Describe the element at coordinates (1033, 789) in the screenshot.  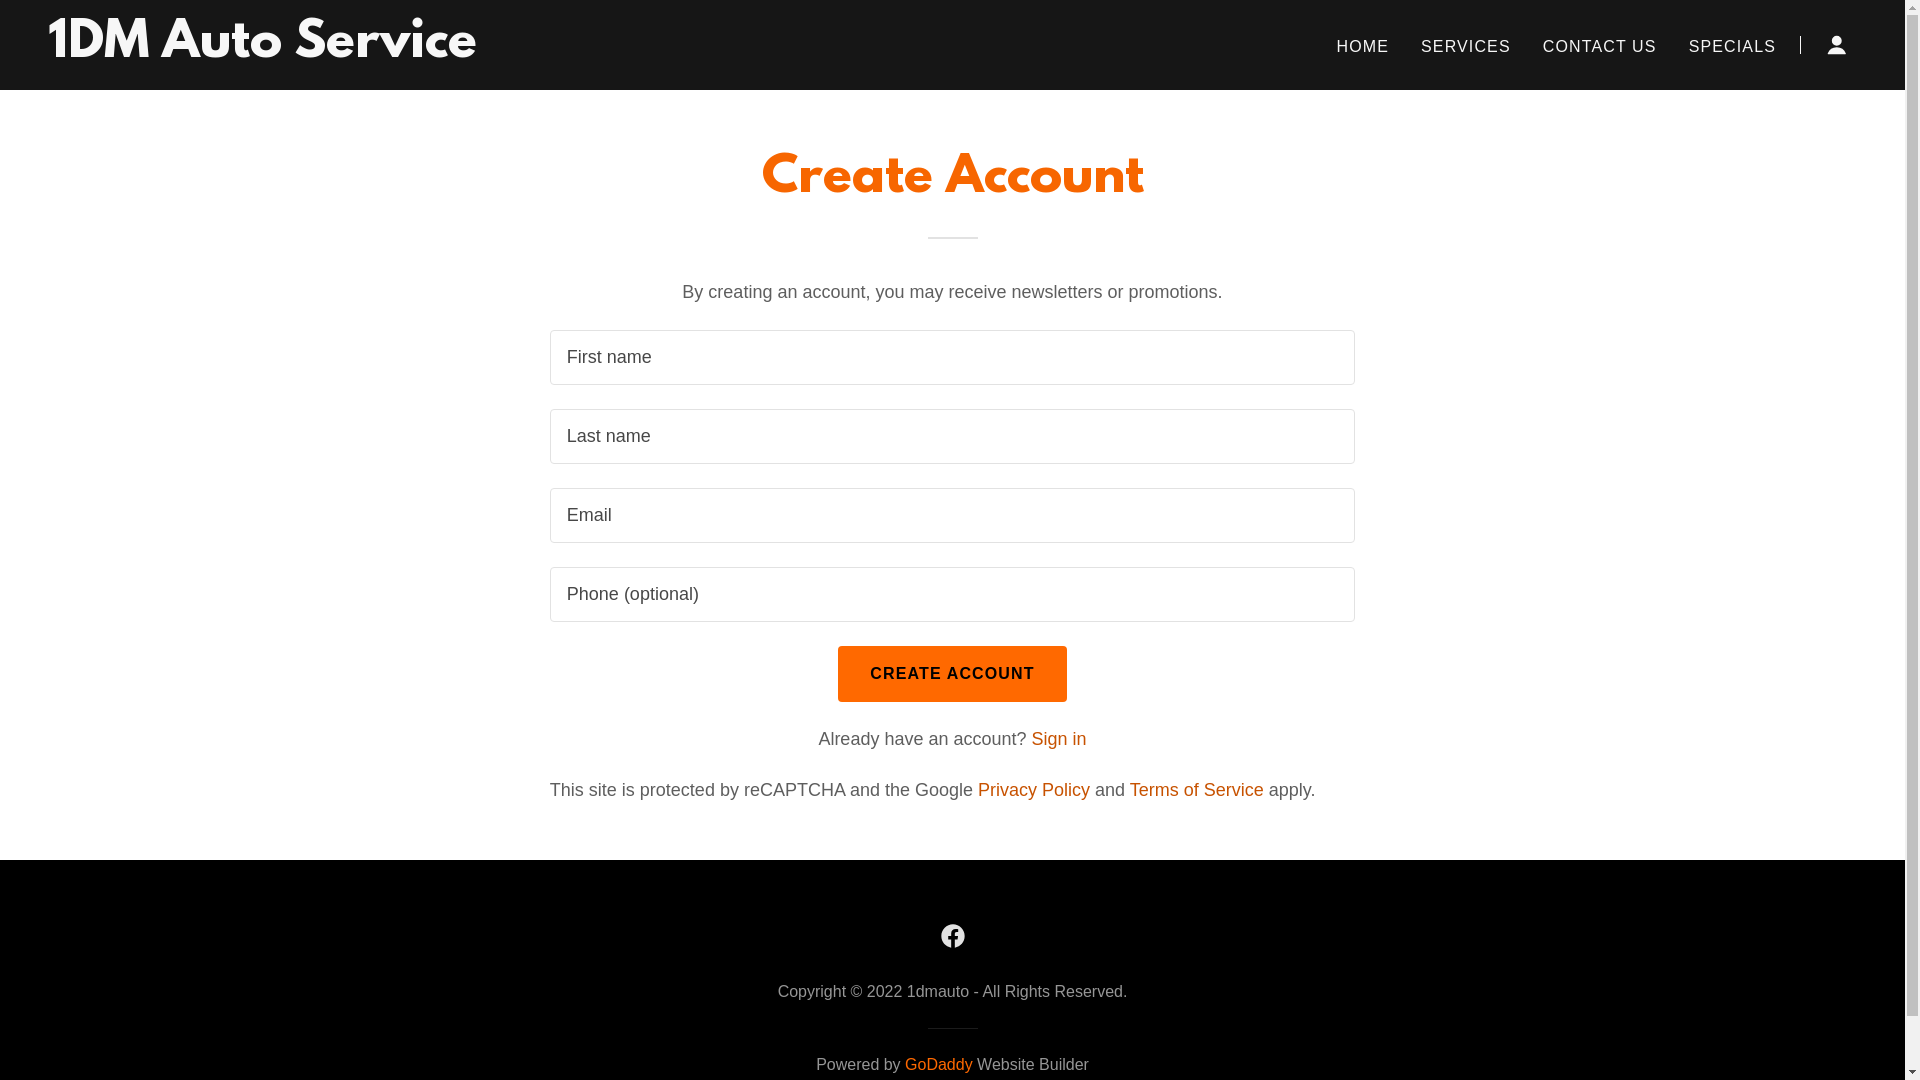
I see `'Privacy Policy'` at that location.